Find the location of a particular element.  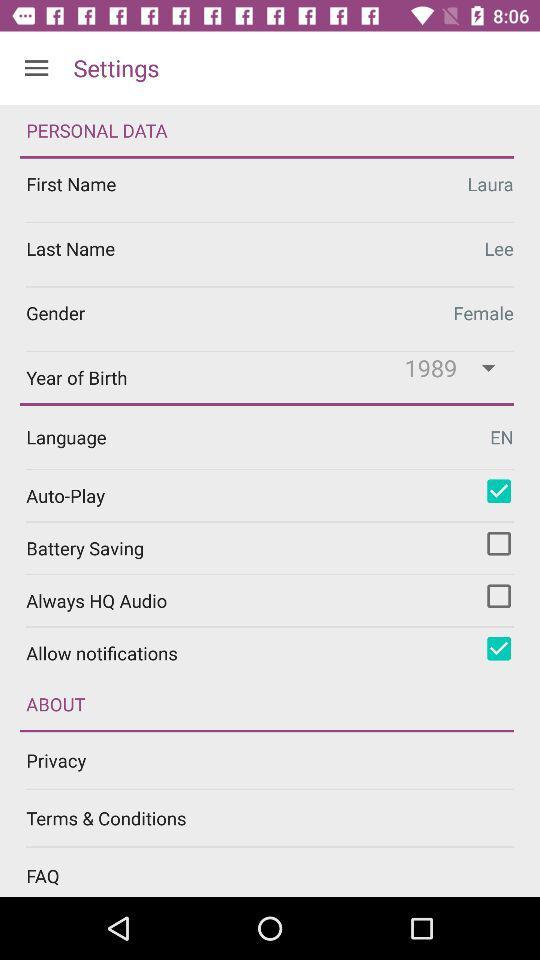

terms & conditions item is located at coordinates (282, 818).